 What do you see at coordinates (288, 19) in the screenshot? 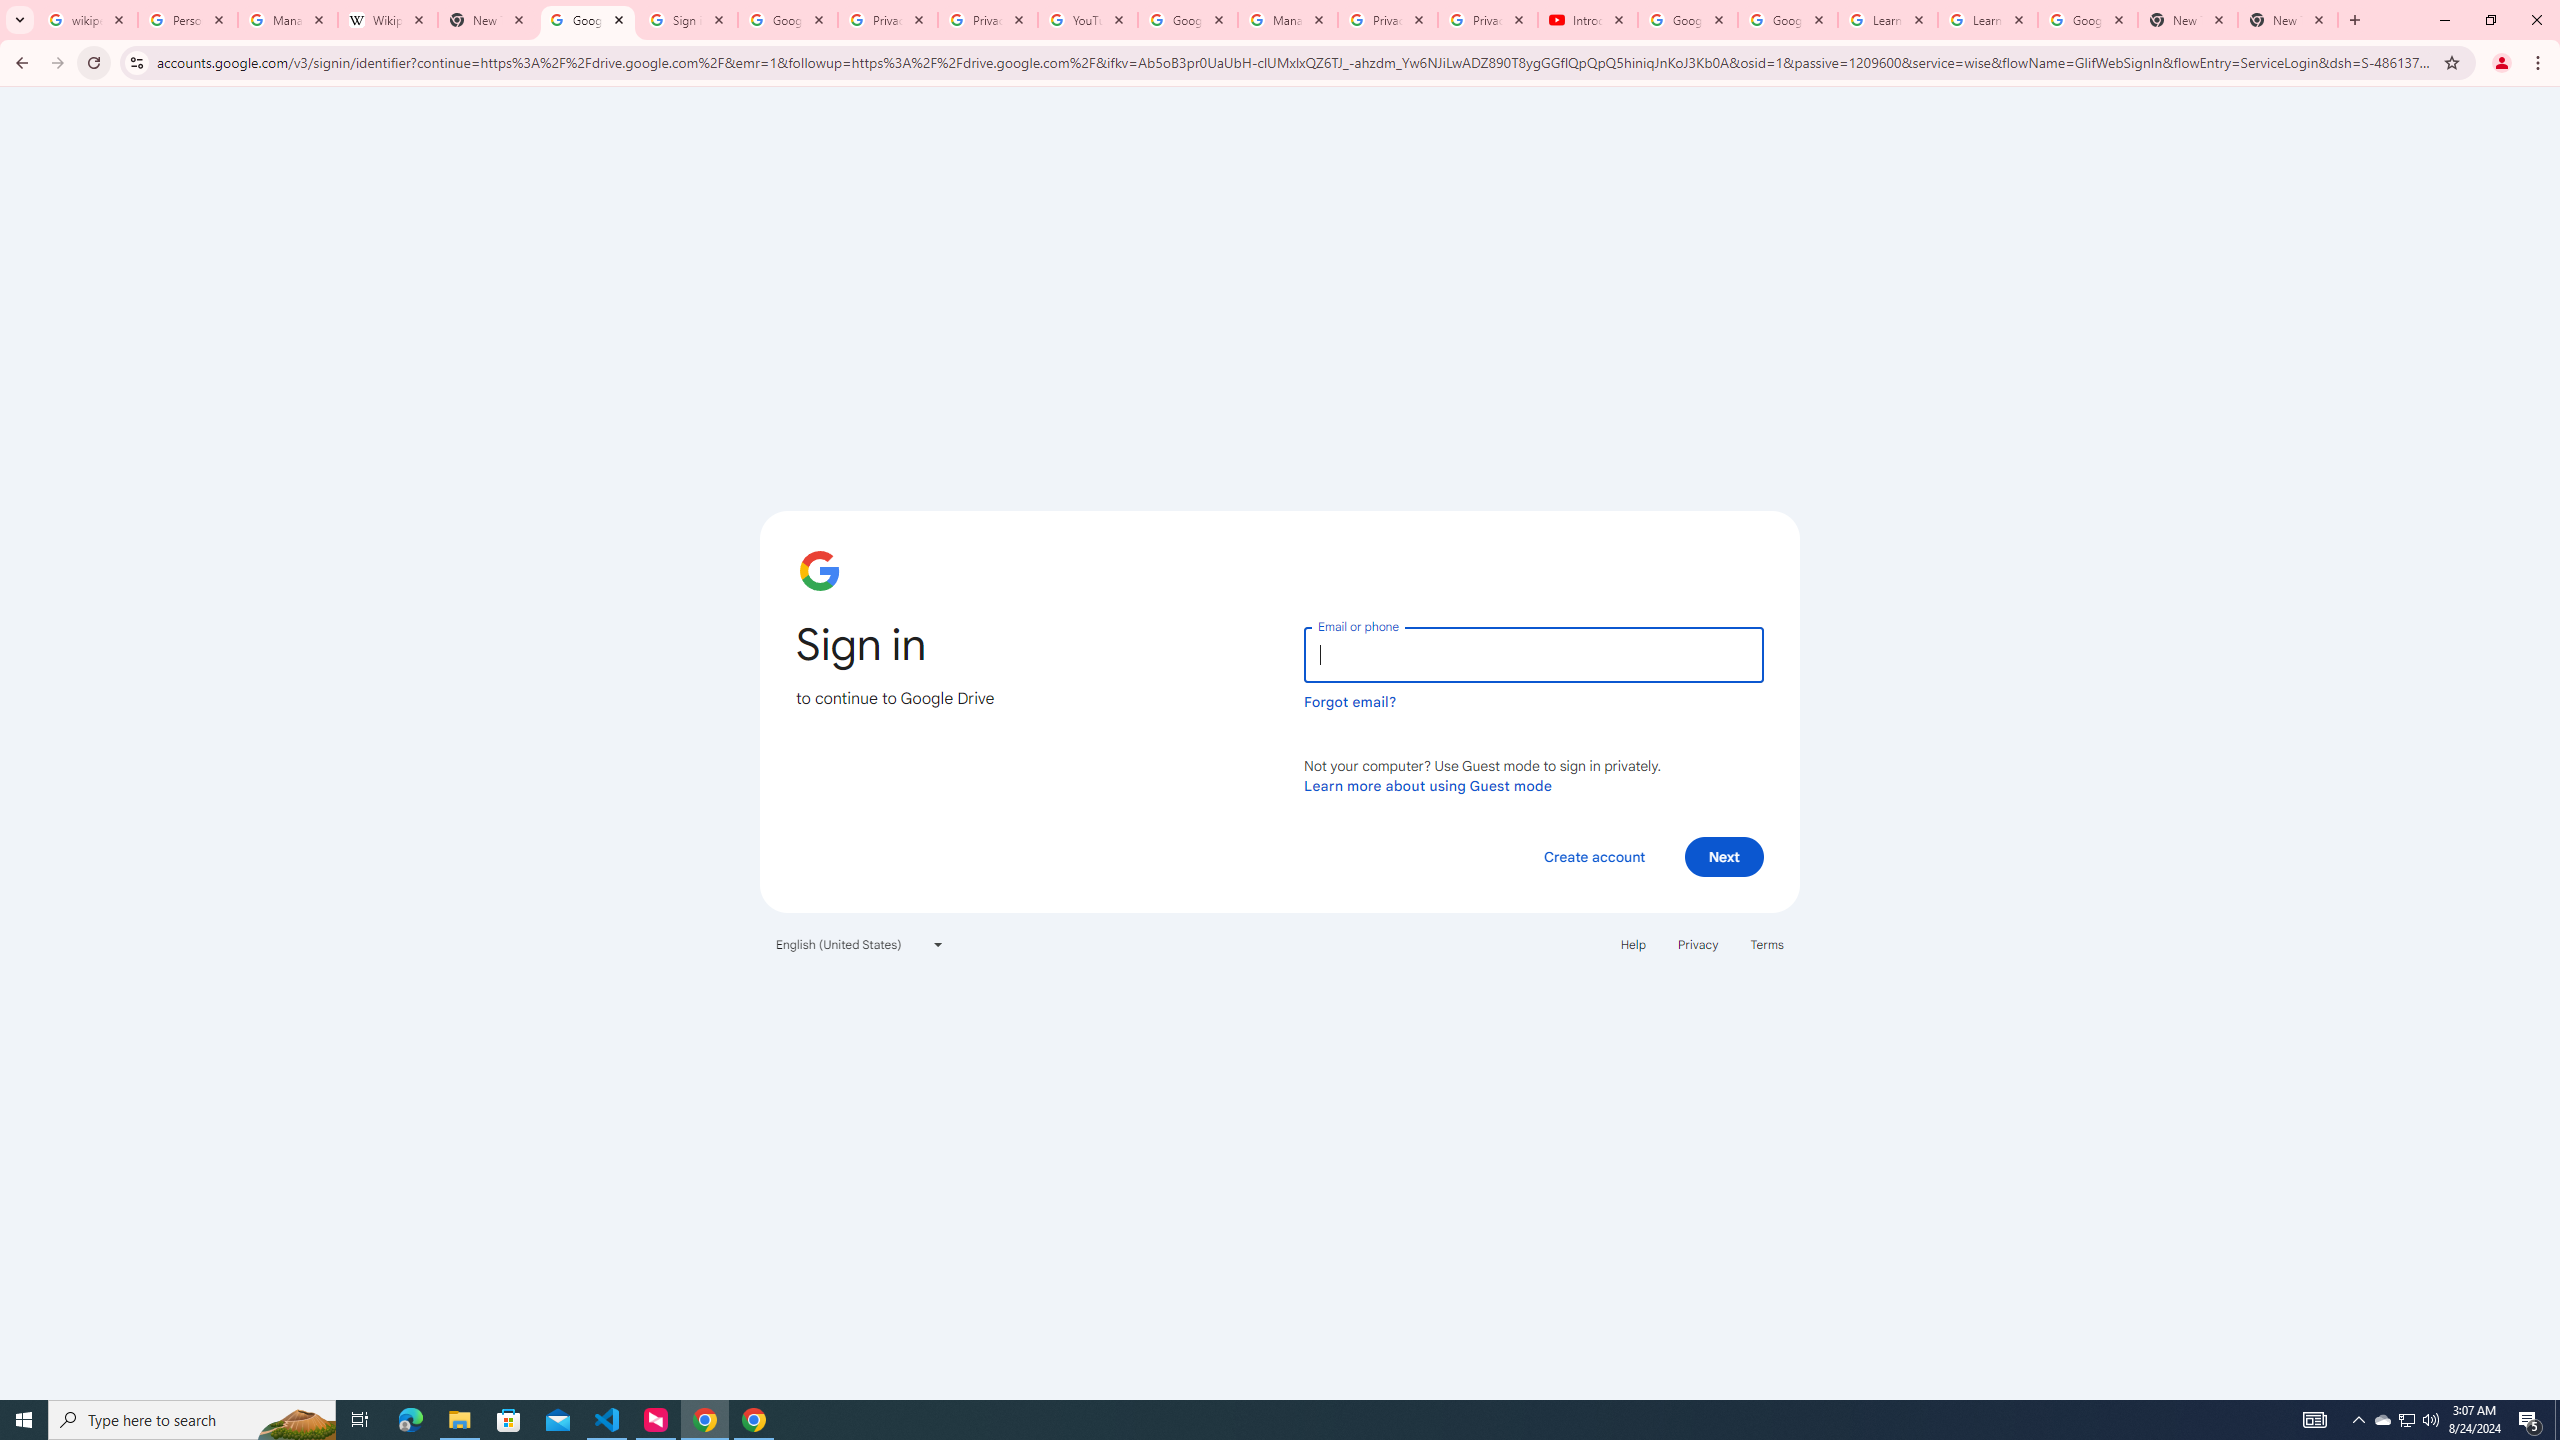
I see `'Manage your Location History - Google Search Help'` at bounding box center [288, 19].